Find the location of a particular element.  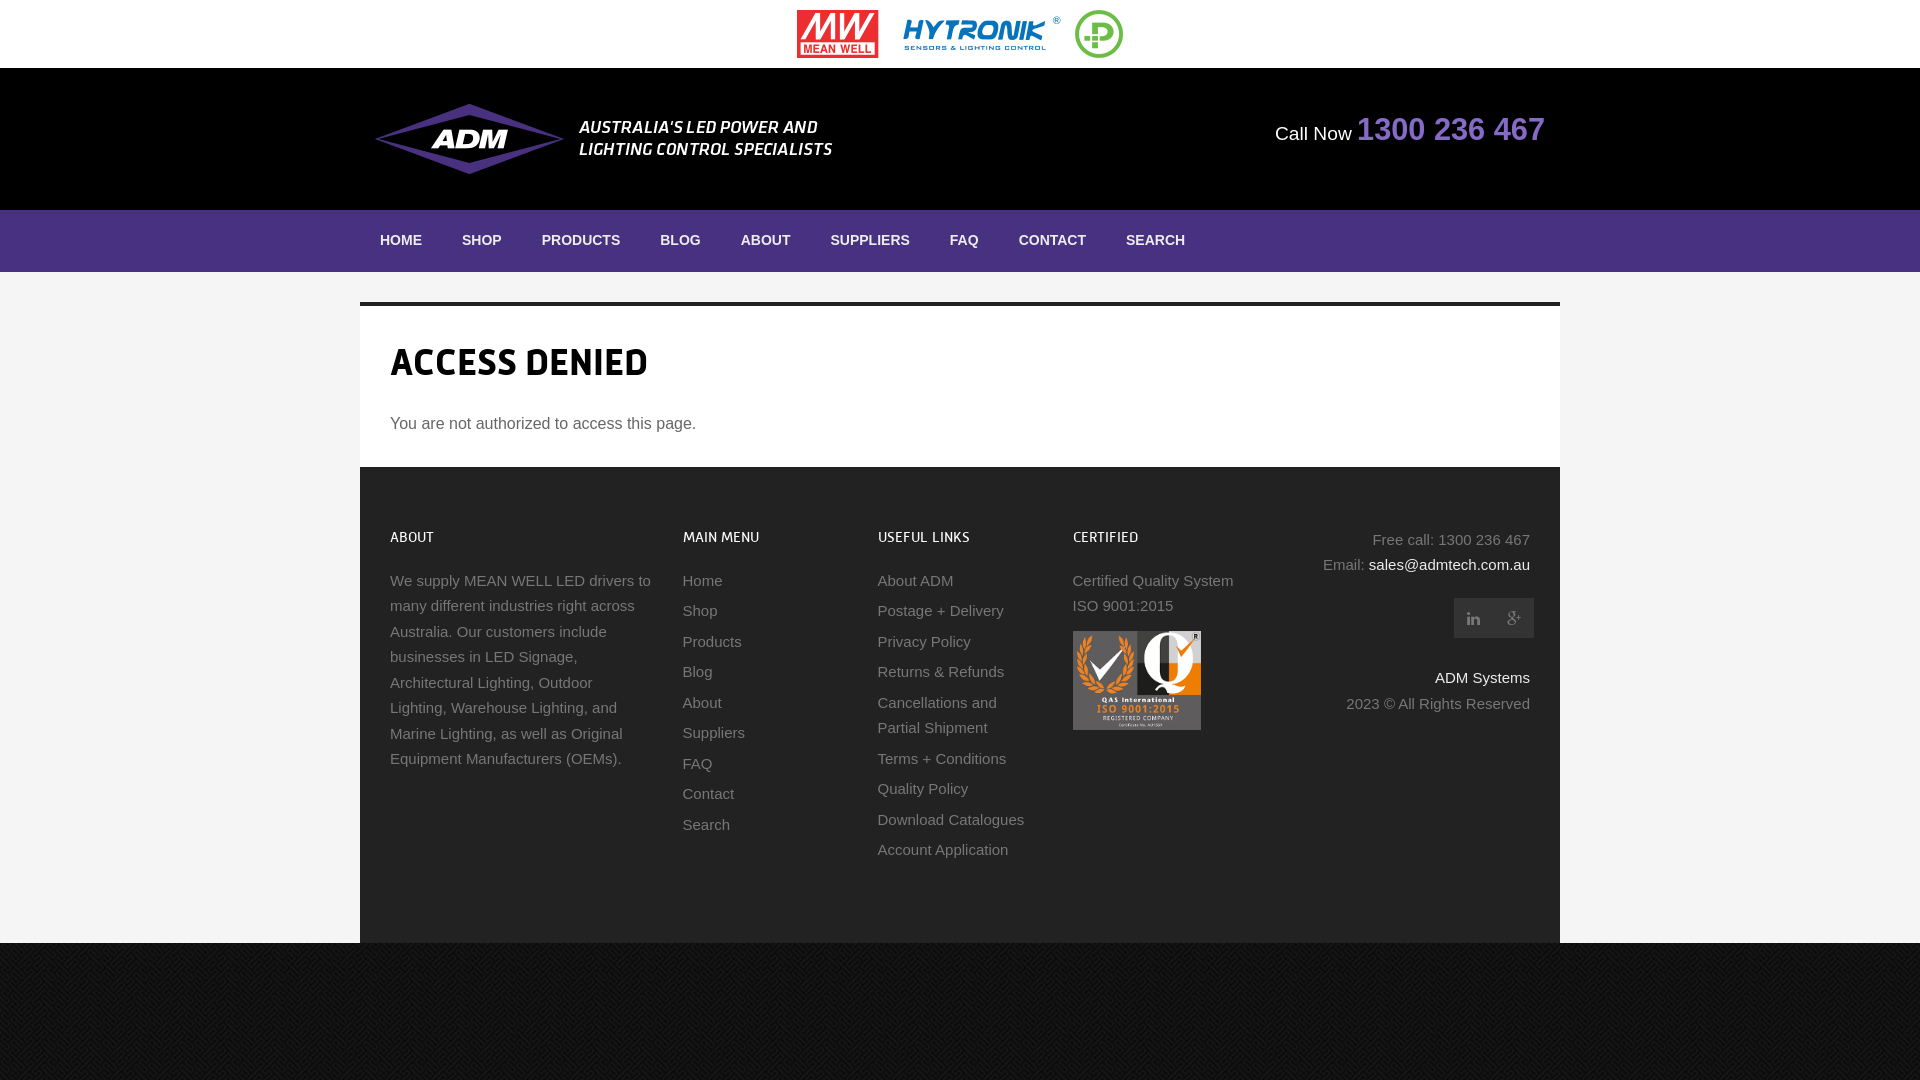

'1300 236 467' is located at coordinates (1357, 129).